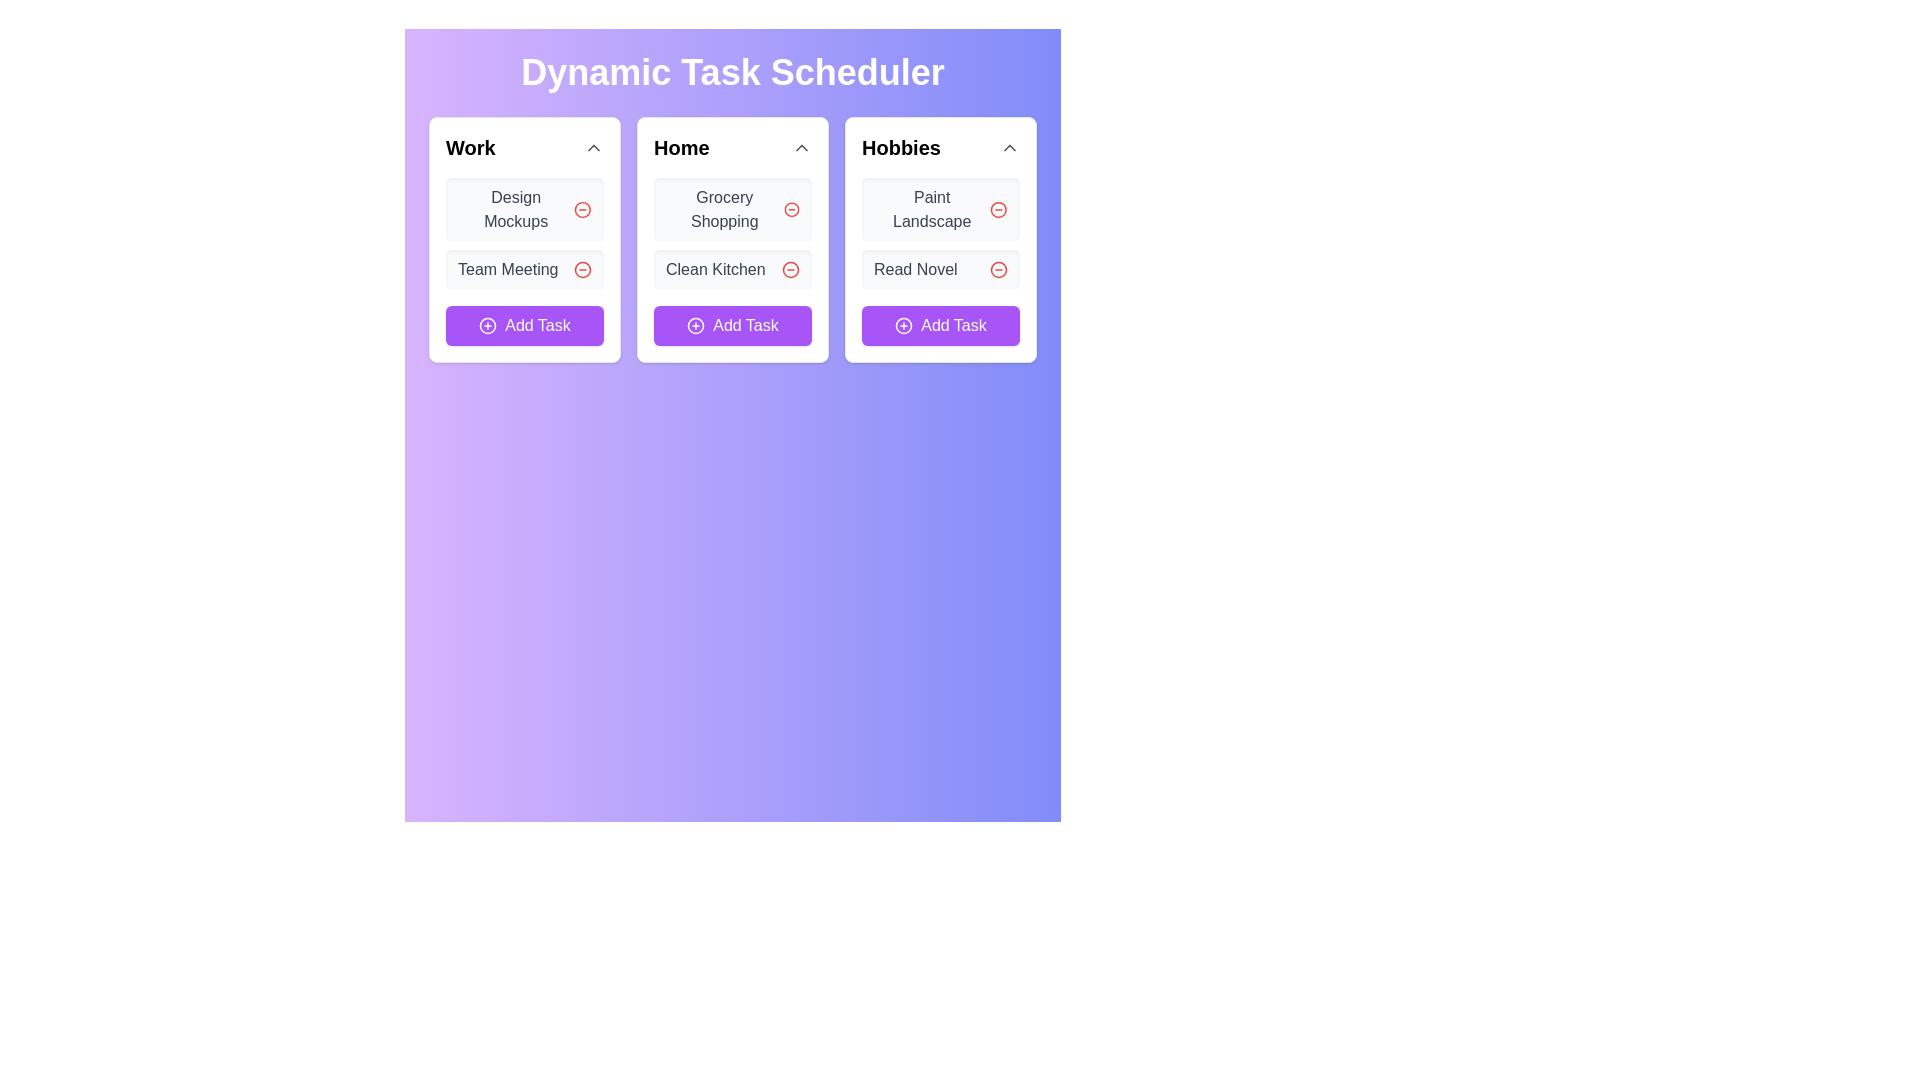 This screenshot has height=1080, width=1920. Describe the element at coordinates (790, 270) in the screenshot. I see `the button located in the 'Home' section next to the 'Clean Kitchen' task` at that location.